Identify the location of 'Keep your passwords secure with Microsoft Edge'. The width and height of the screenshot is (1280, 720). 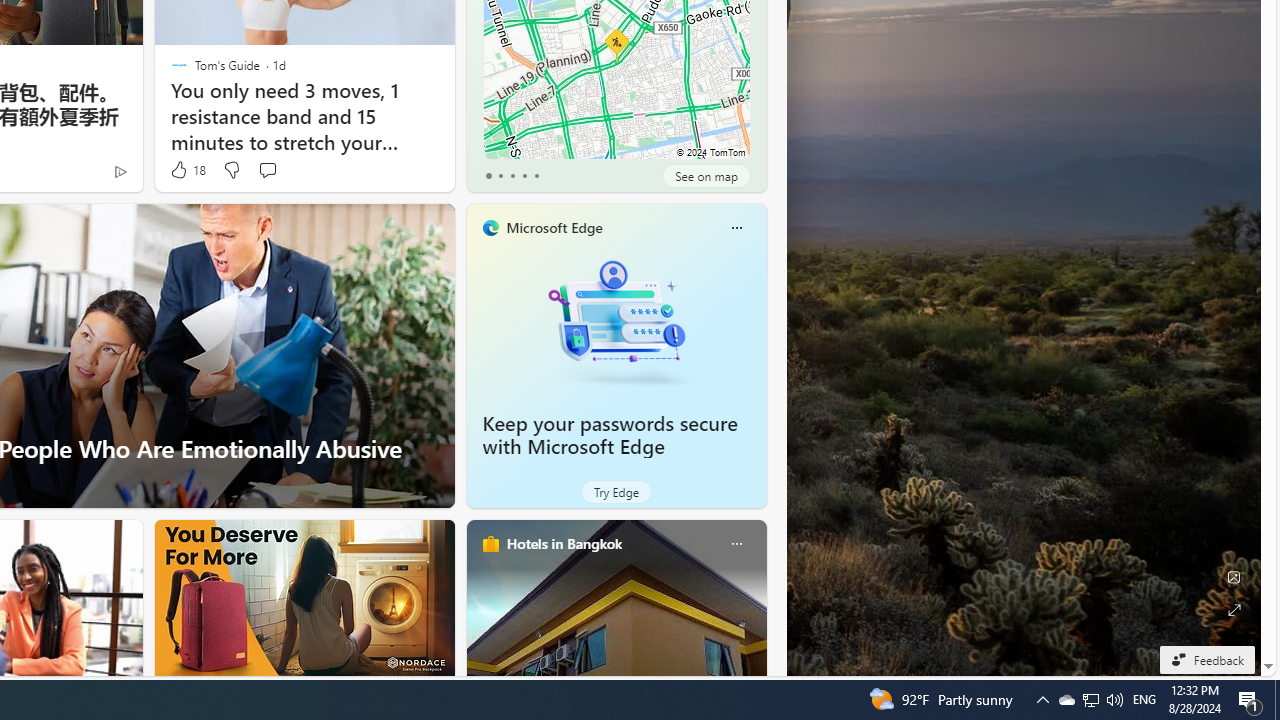
(615, 320).